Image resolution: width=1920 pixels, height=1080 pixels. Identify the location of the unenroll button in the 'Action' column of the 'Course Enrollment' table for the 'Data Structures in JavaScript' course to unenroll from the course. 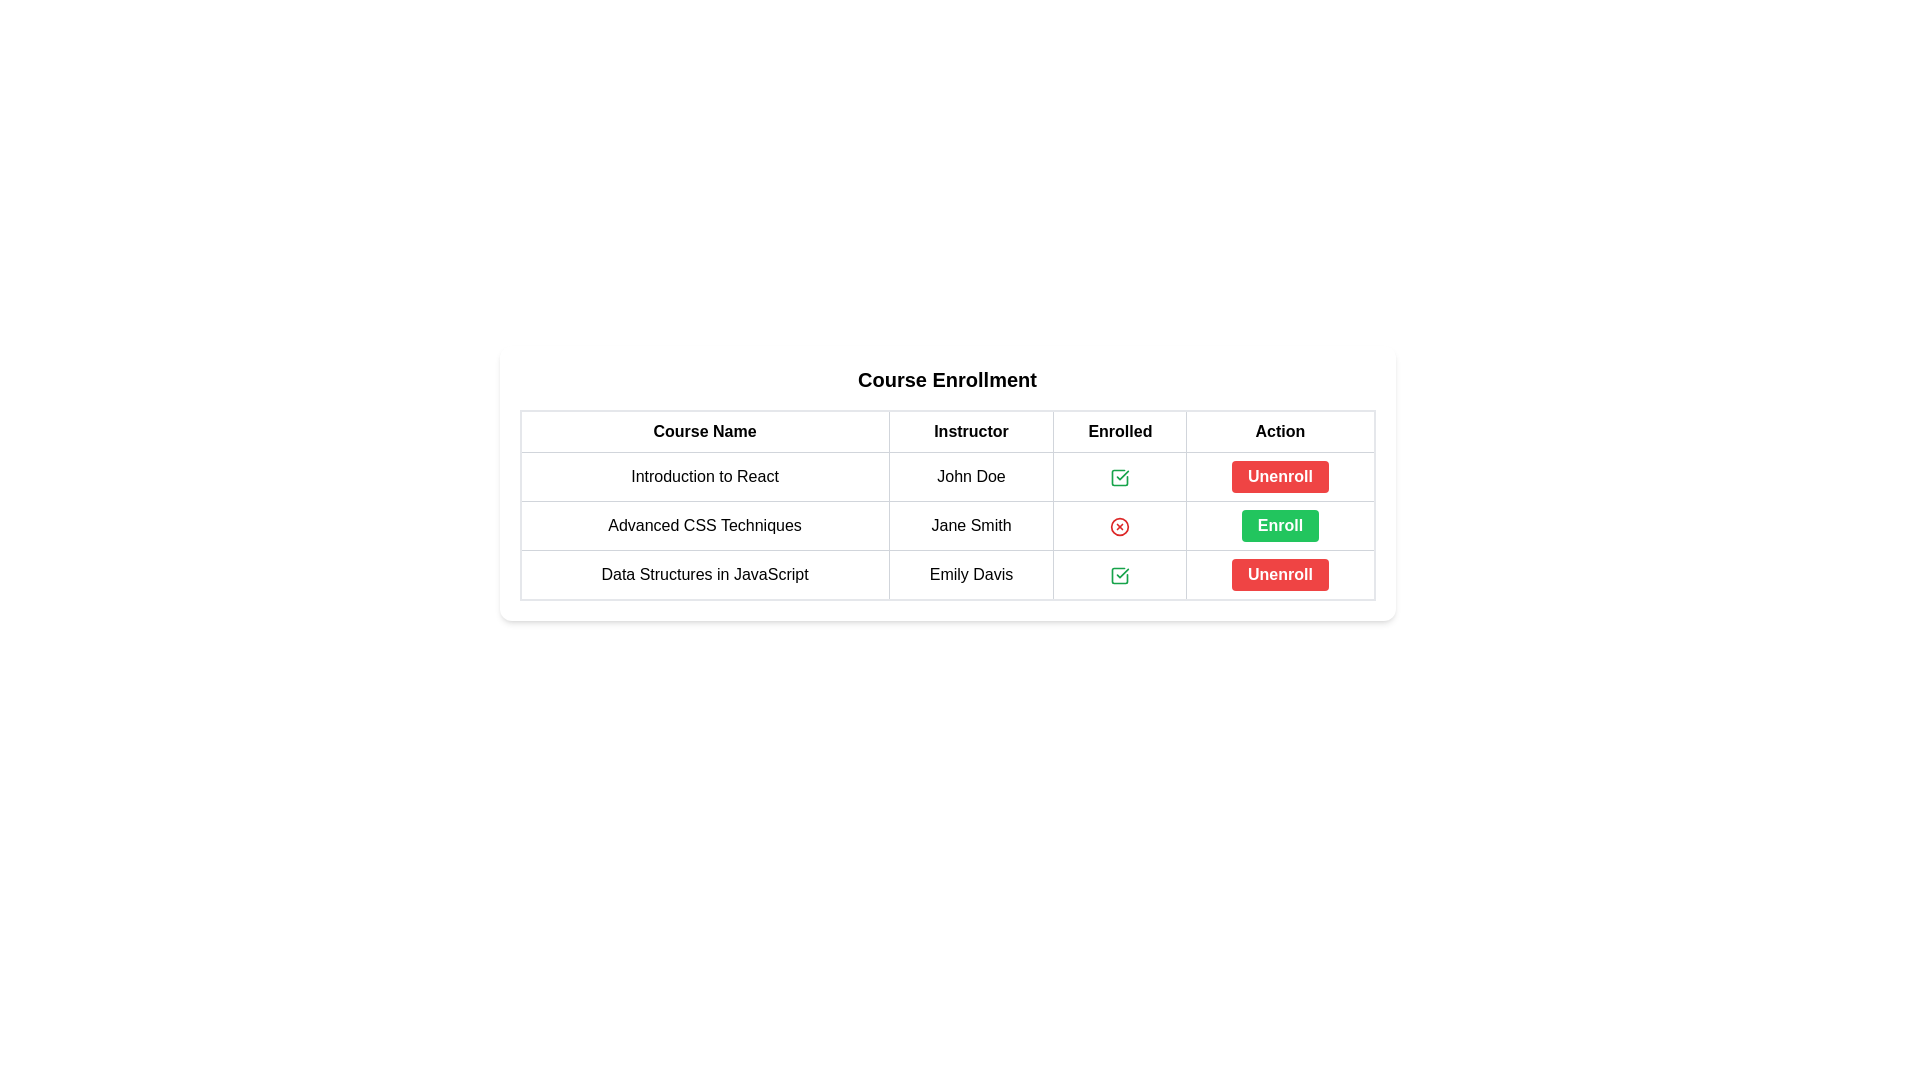
(1280, 574).